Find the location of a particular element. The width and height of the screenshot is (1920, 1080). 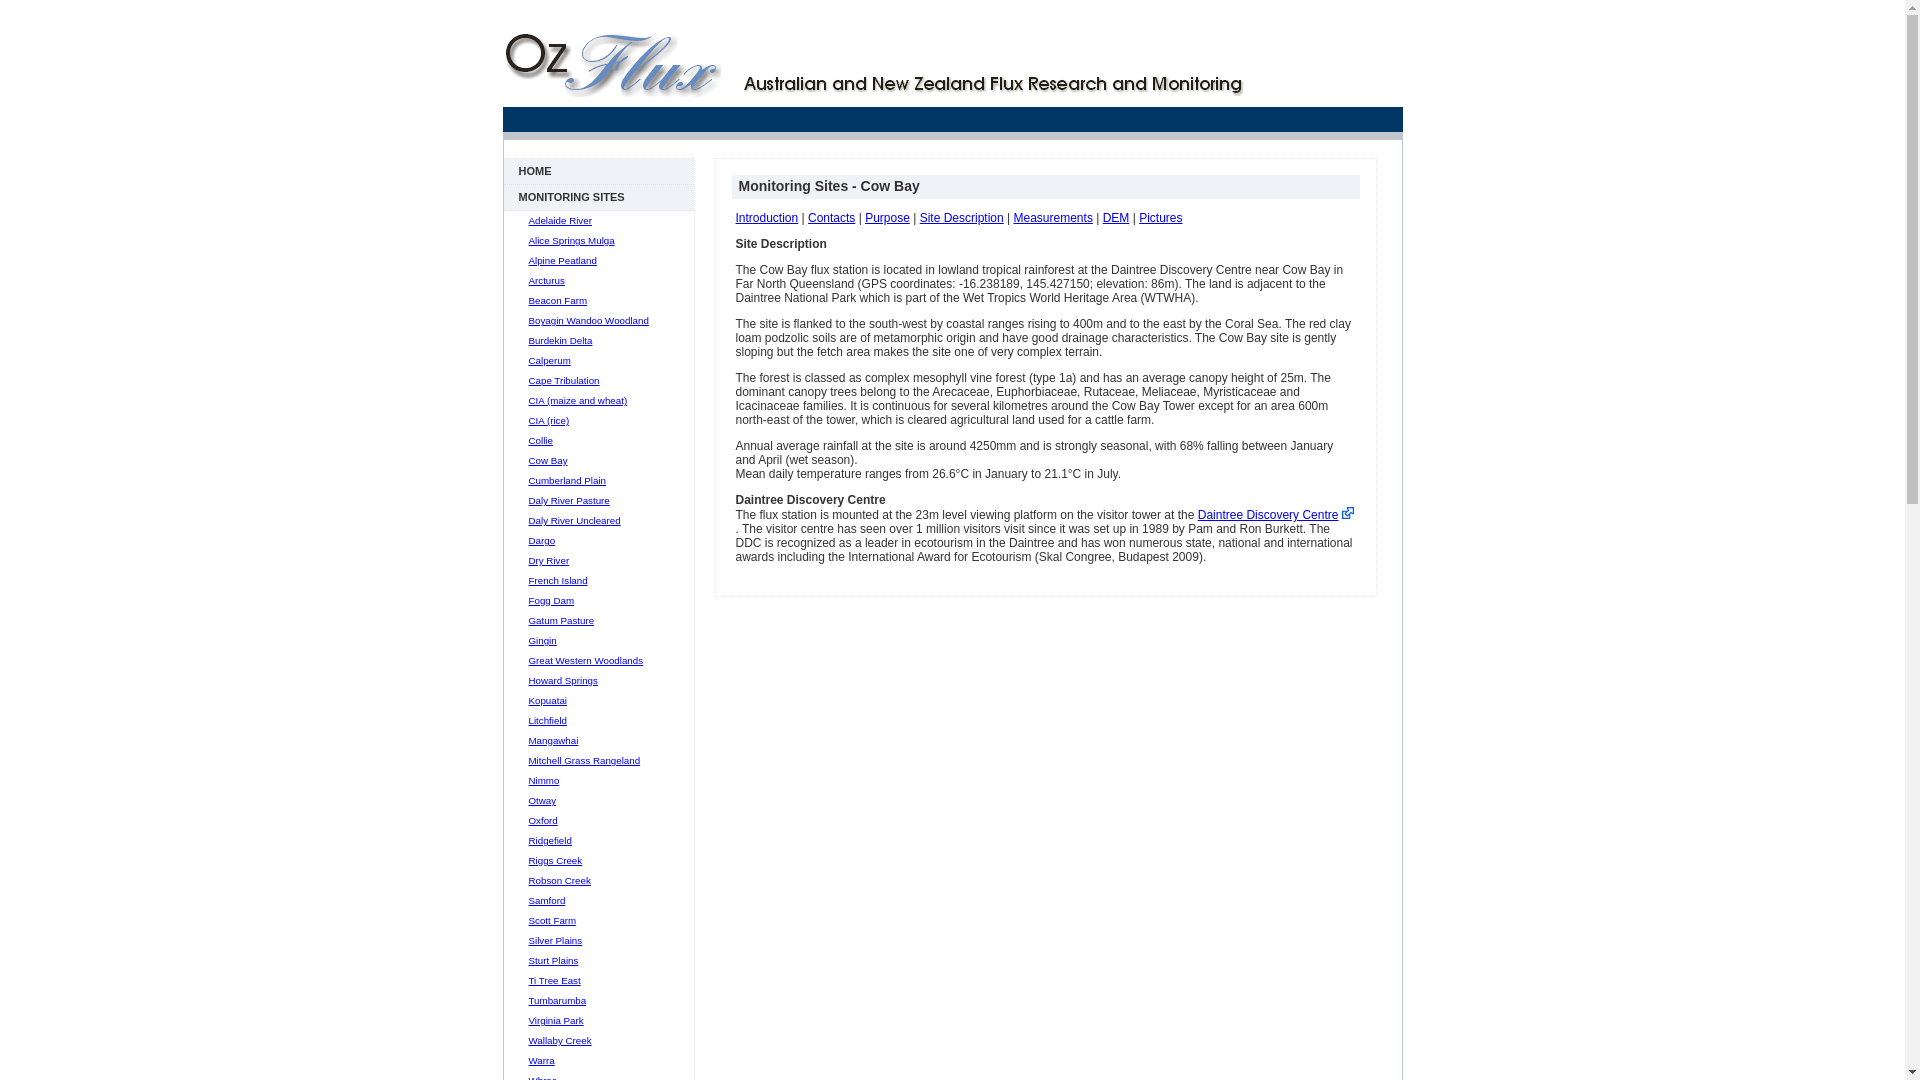

'Dargo' is located at coordinates (541, 540).